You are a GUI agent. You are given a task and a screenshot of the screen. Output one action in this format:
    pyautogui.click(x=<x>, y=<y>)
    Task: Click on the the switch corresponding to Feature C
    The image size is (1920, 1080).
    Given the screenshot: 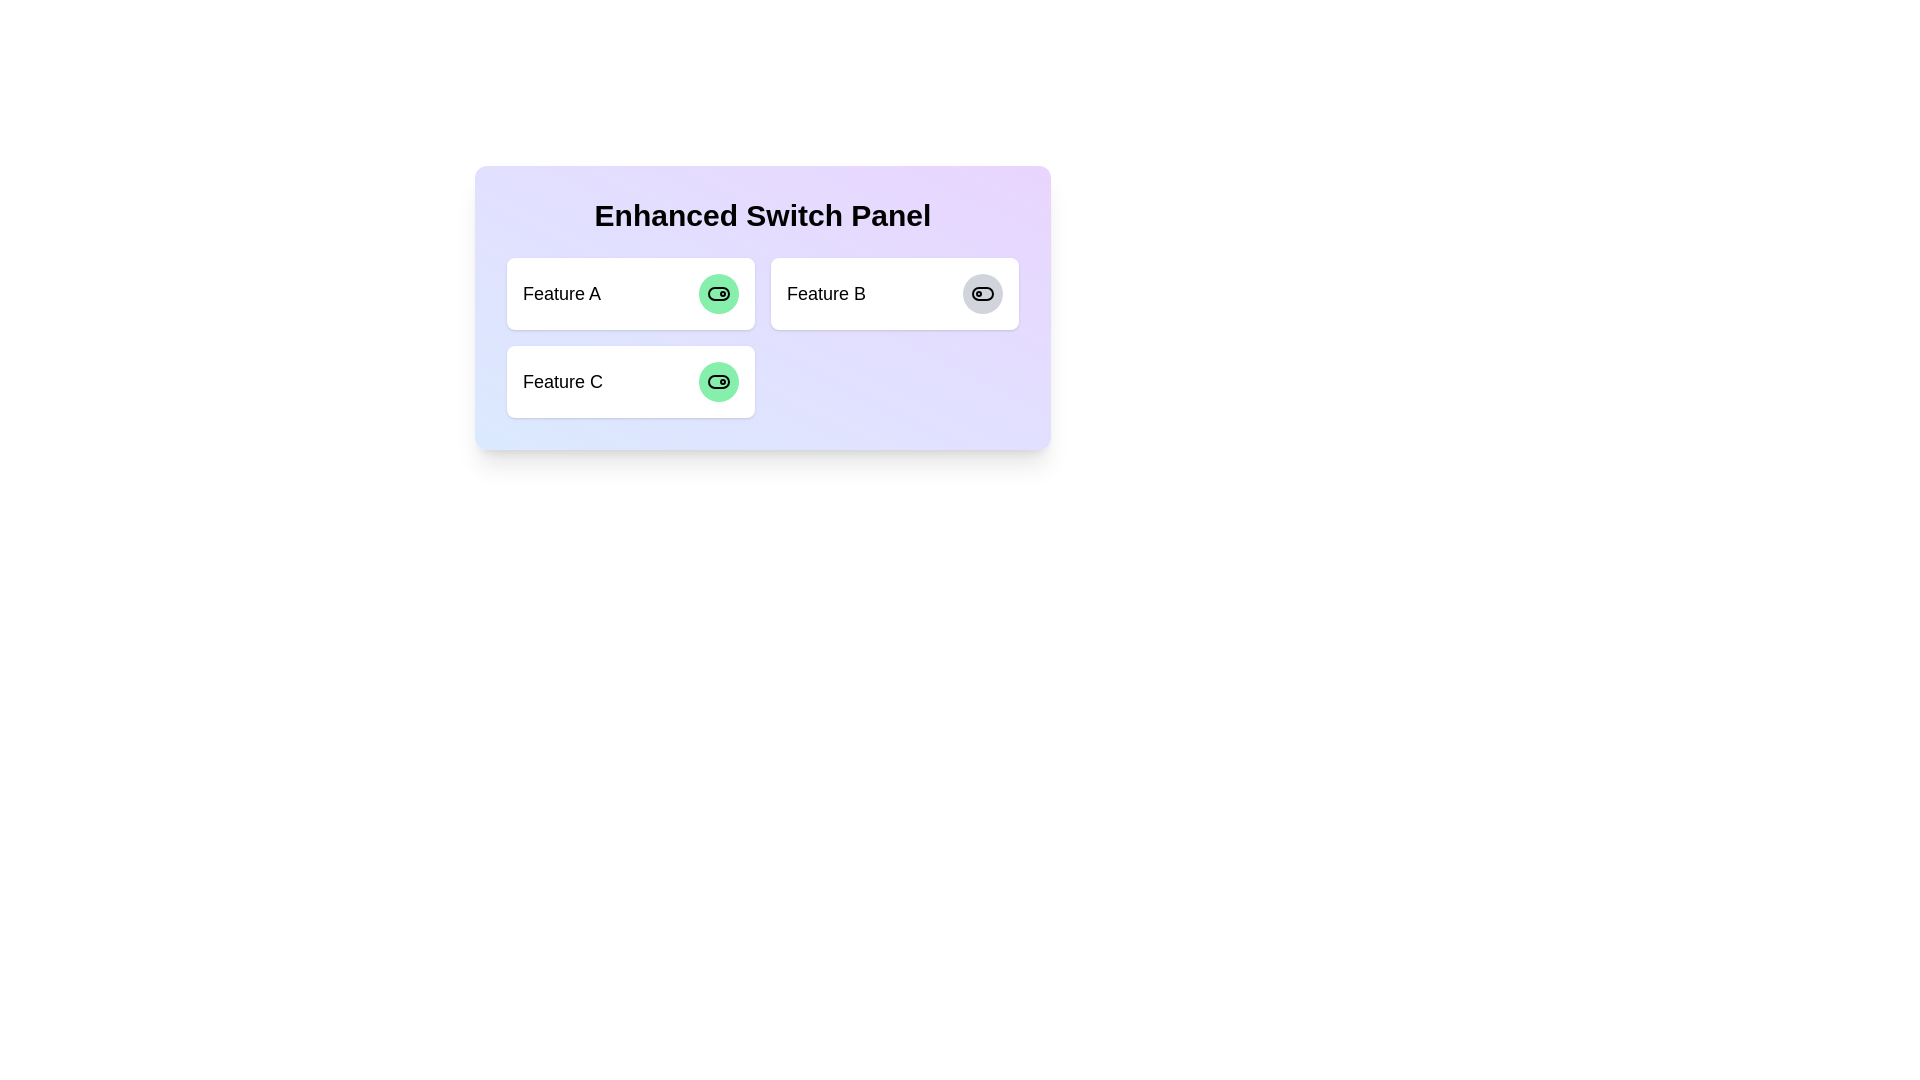 What is the action you would take?
    pyautogui.click(x=719, y=381)
    